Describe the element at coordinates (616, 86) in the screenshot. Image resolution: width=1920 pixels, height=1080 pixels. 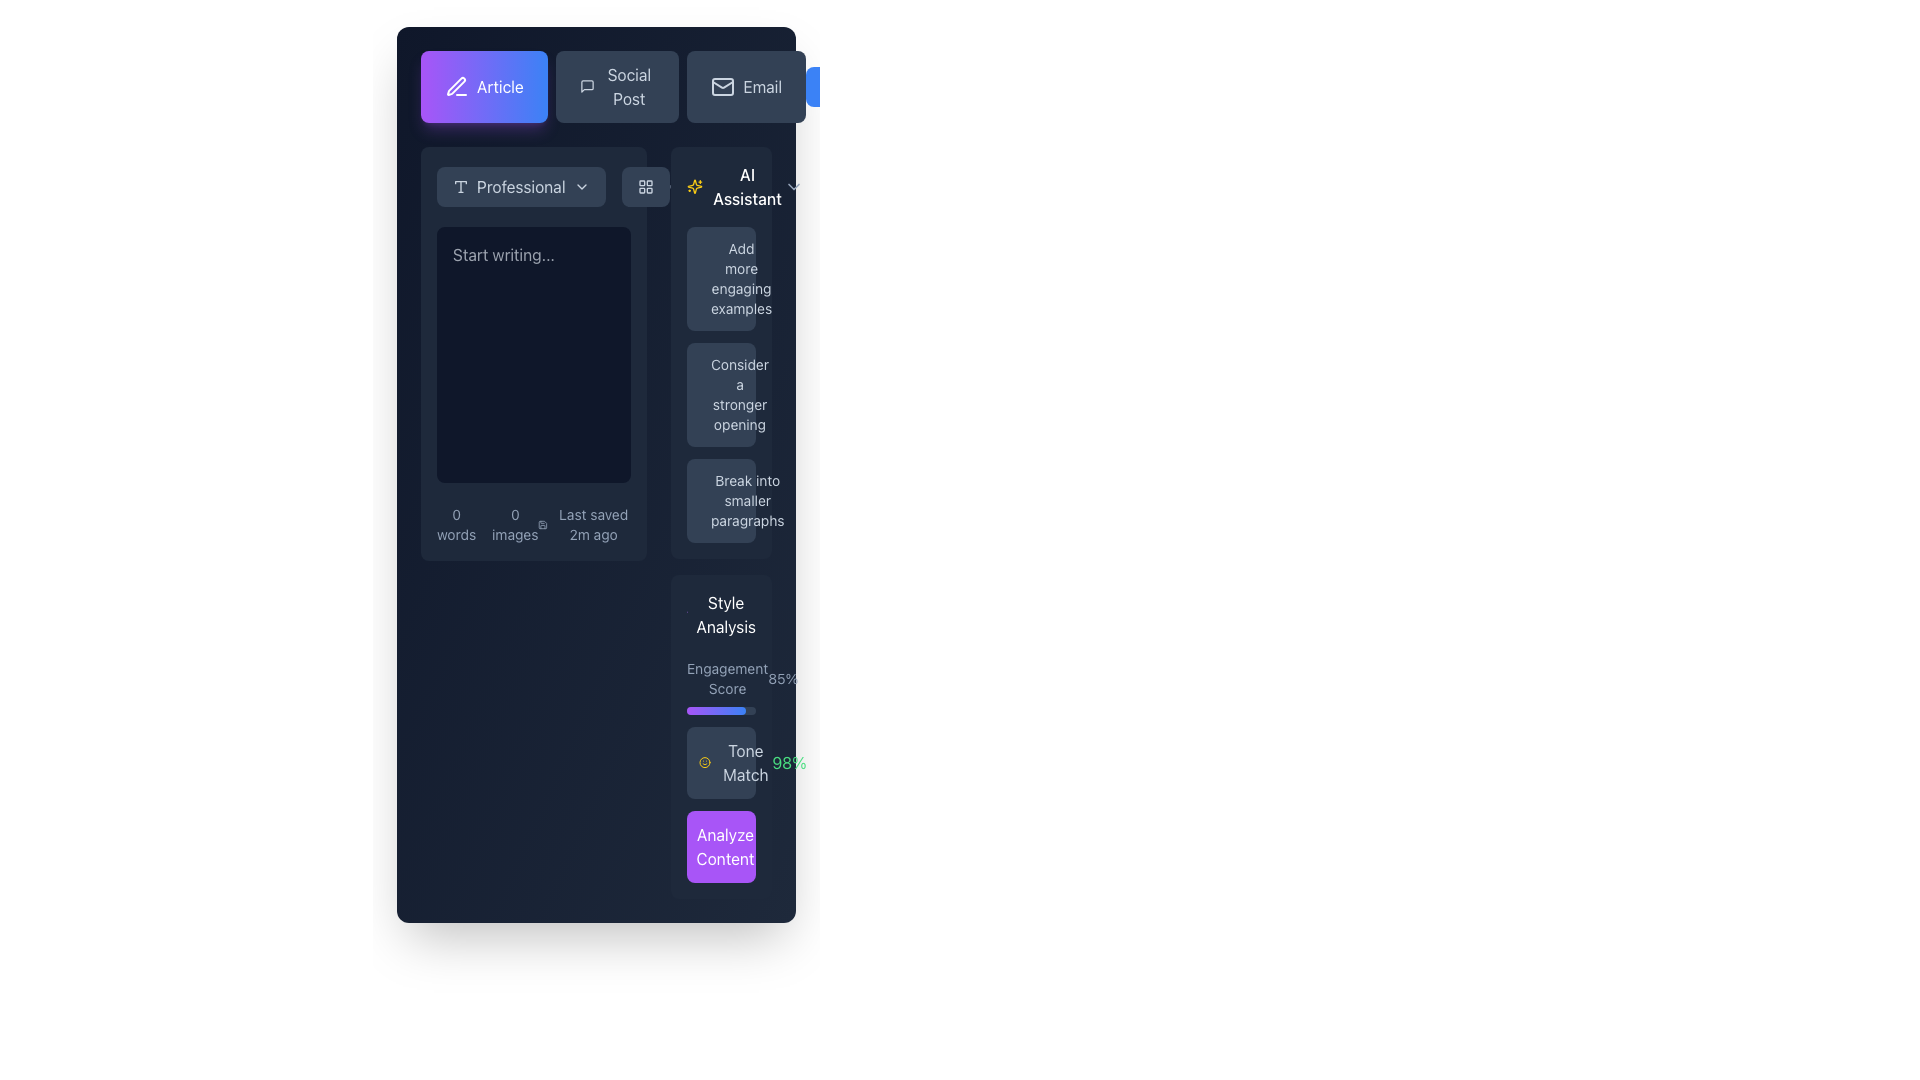
I see `the second button in the horizontal group of three buttons, located between the 'Article' and 'Email' buttons` at that location.